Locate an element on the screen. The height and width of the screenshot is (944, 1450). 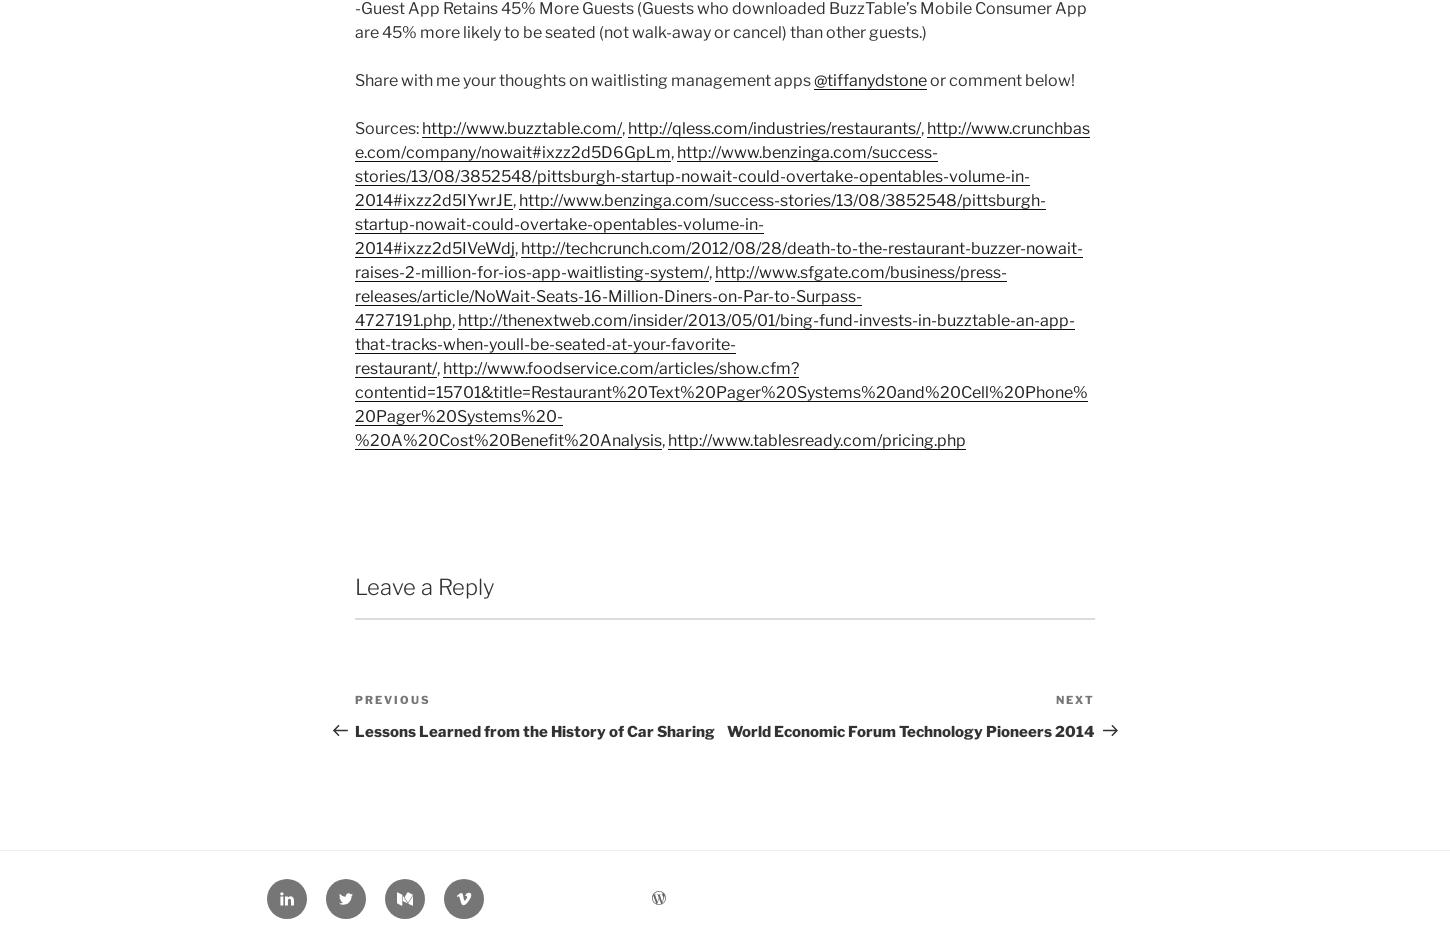
'Share with me your thoughts on waitlisting management apps' is located at coordinates (584, 79).